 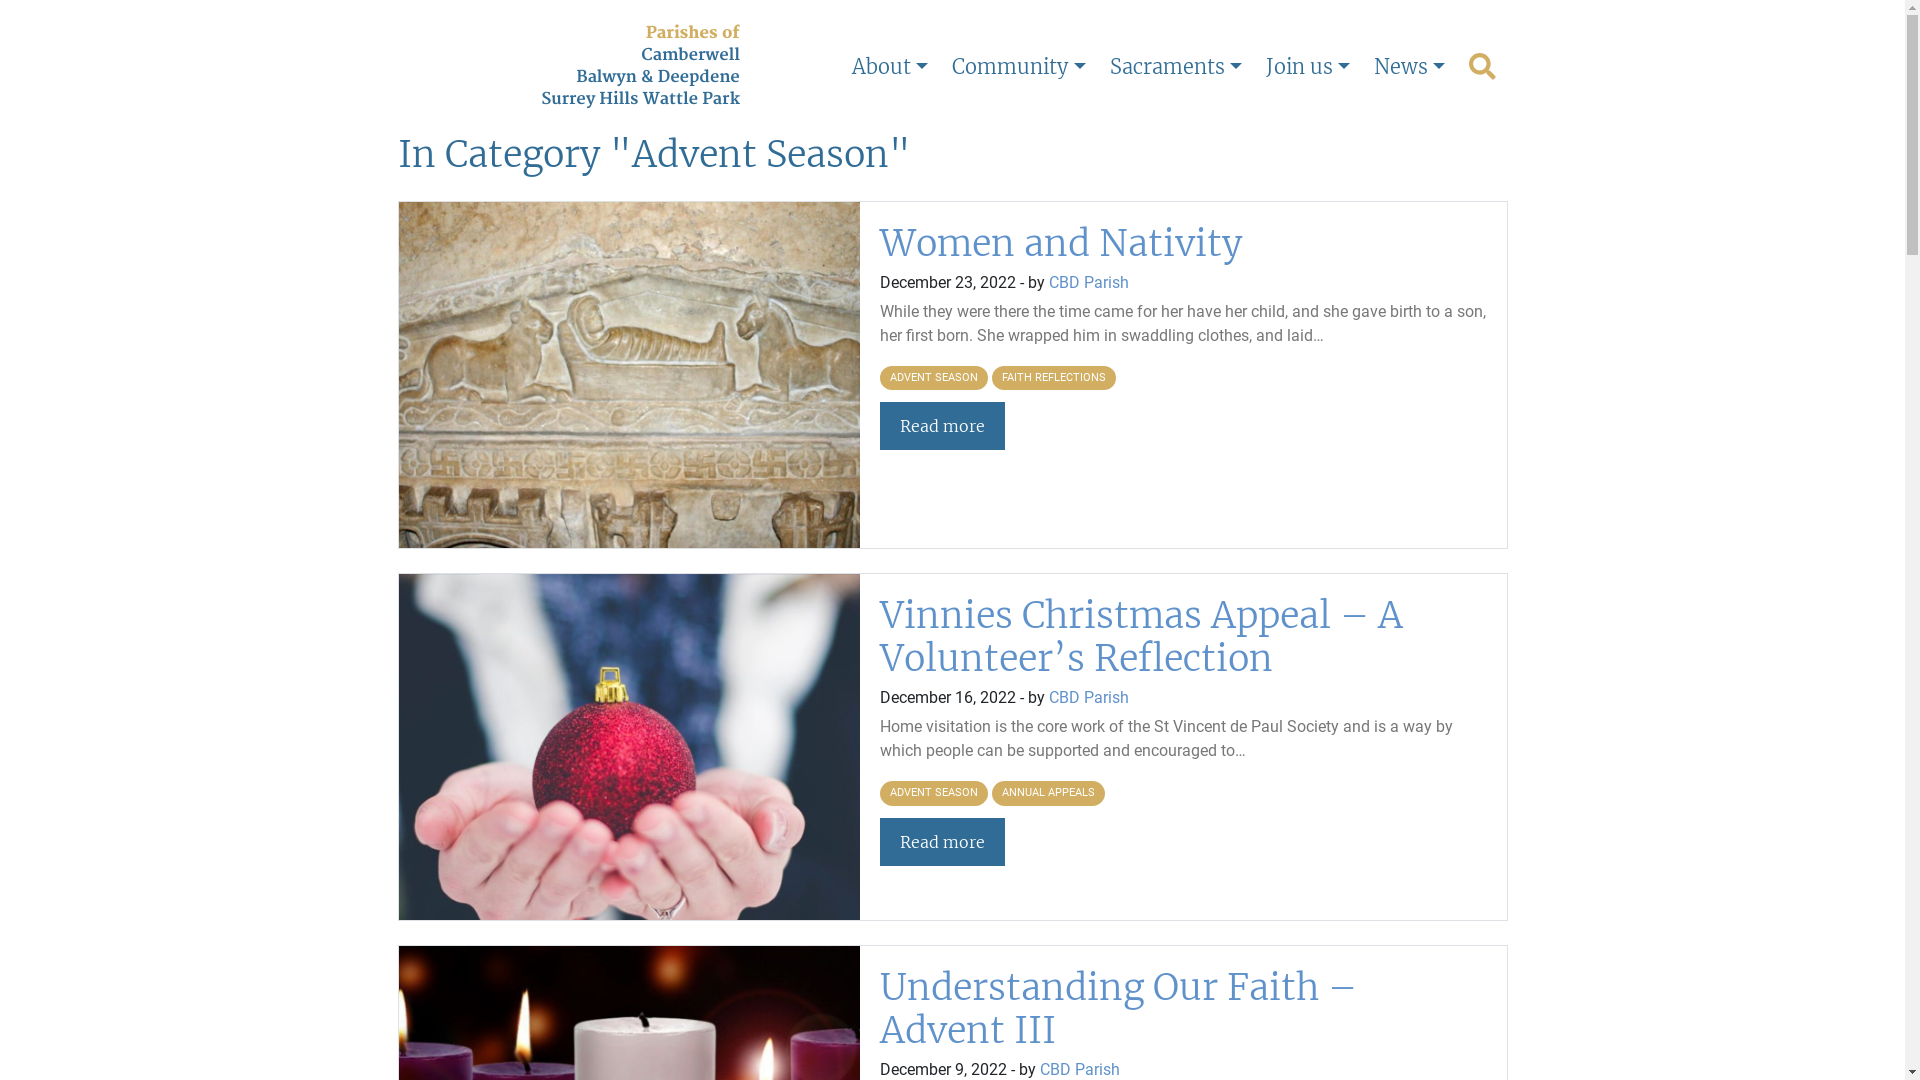 What do you see at coordinates (1018, 65) in the screenshot?
I see `'Community'` at bounding box center [1018, 65].